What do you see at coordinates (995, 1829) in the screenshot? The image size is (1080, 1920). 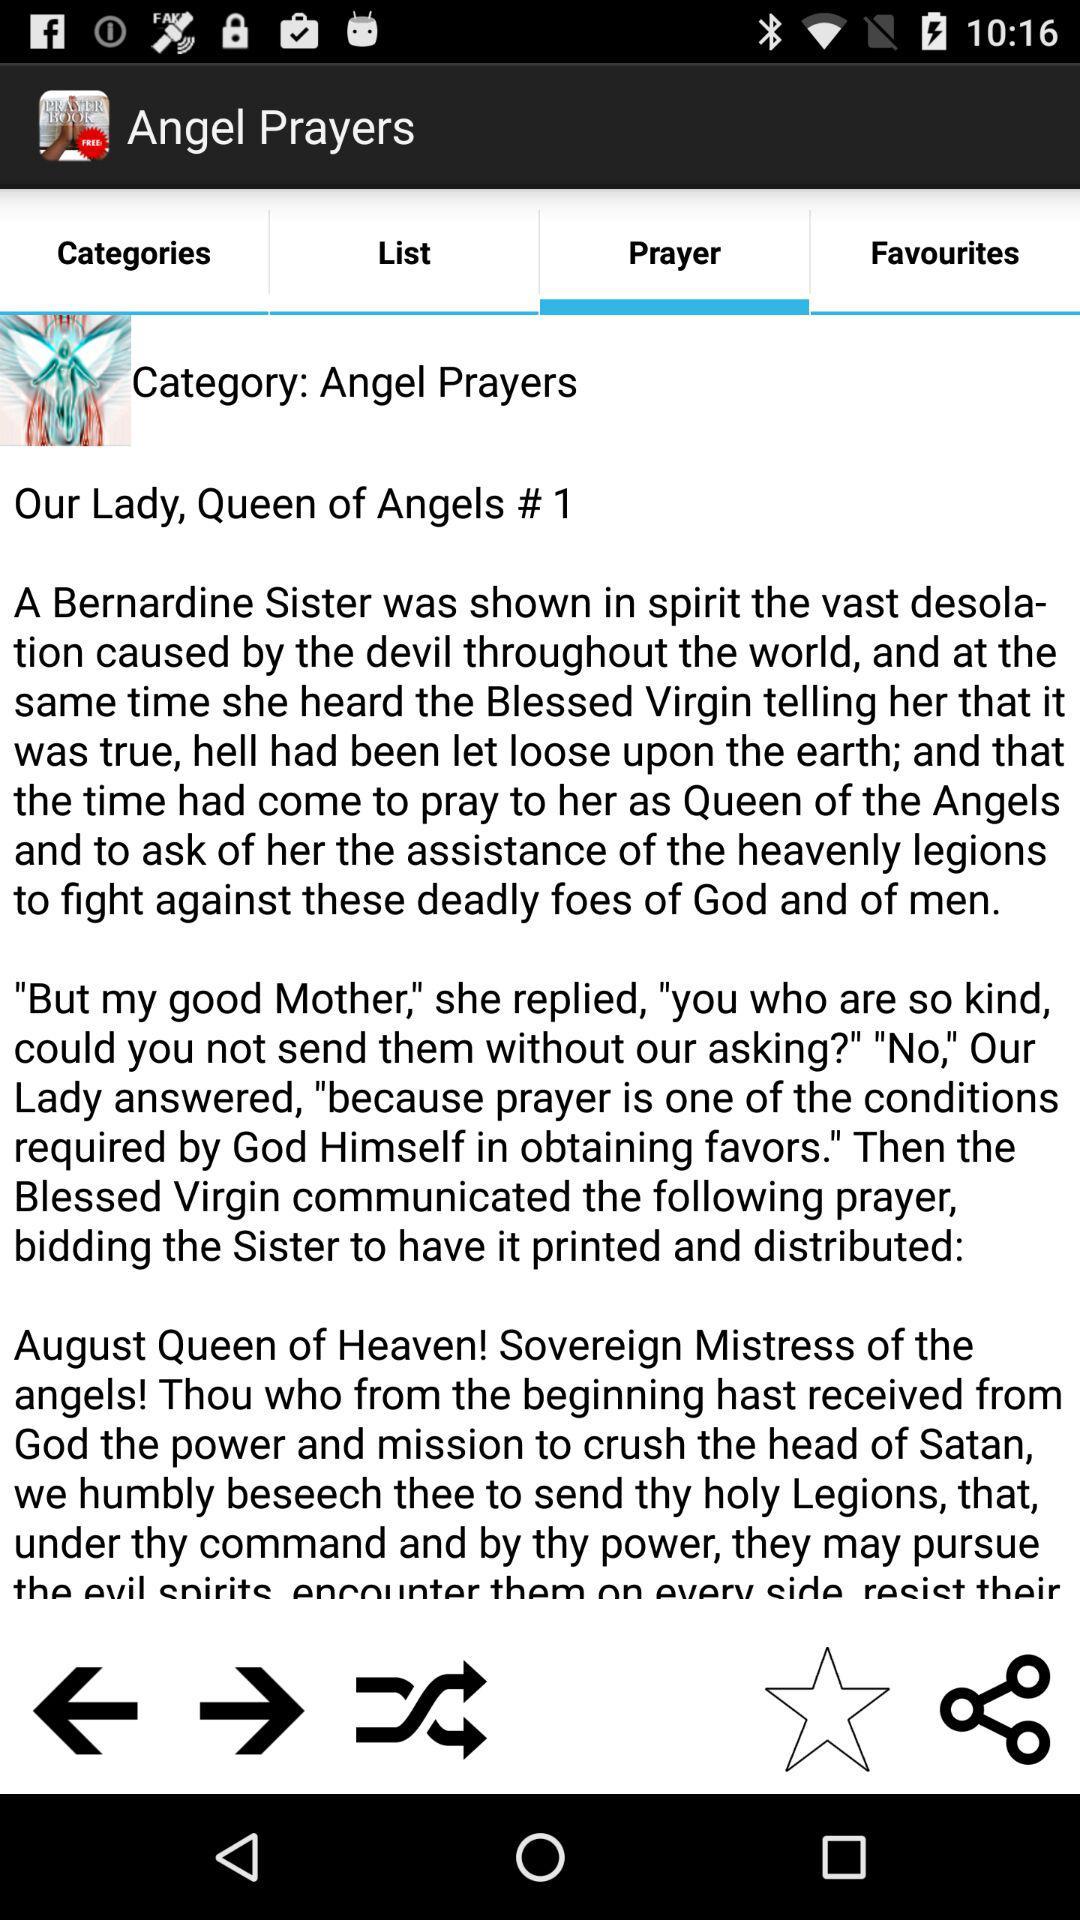 I see `the share icon` at bounding box center [995, 1829].